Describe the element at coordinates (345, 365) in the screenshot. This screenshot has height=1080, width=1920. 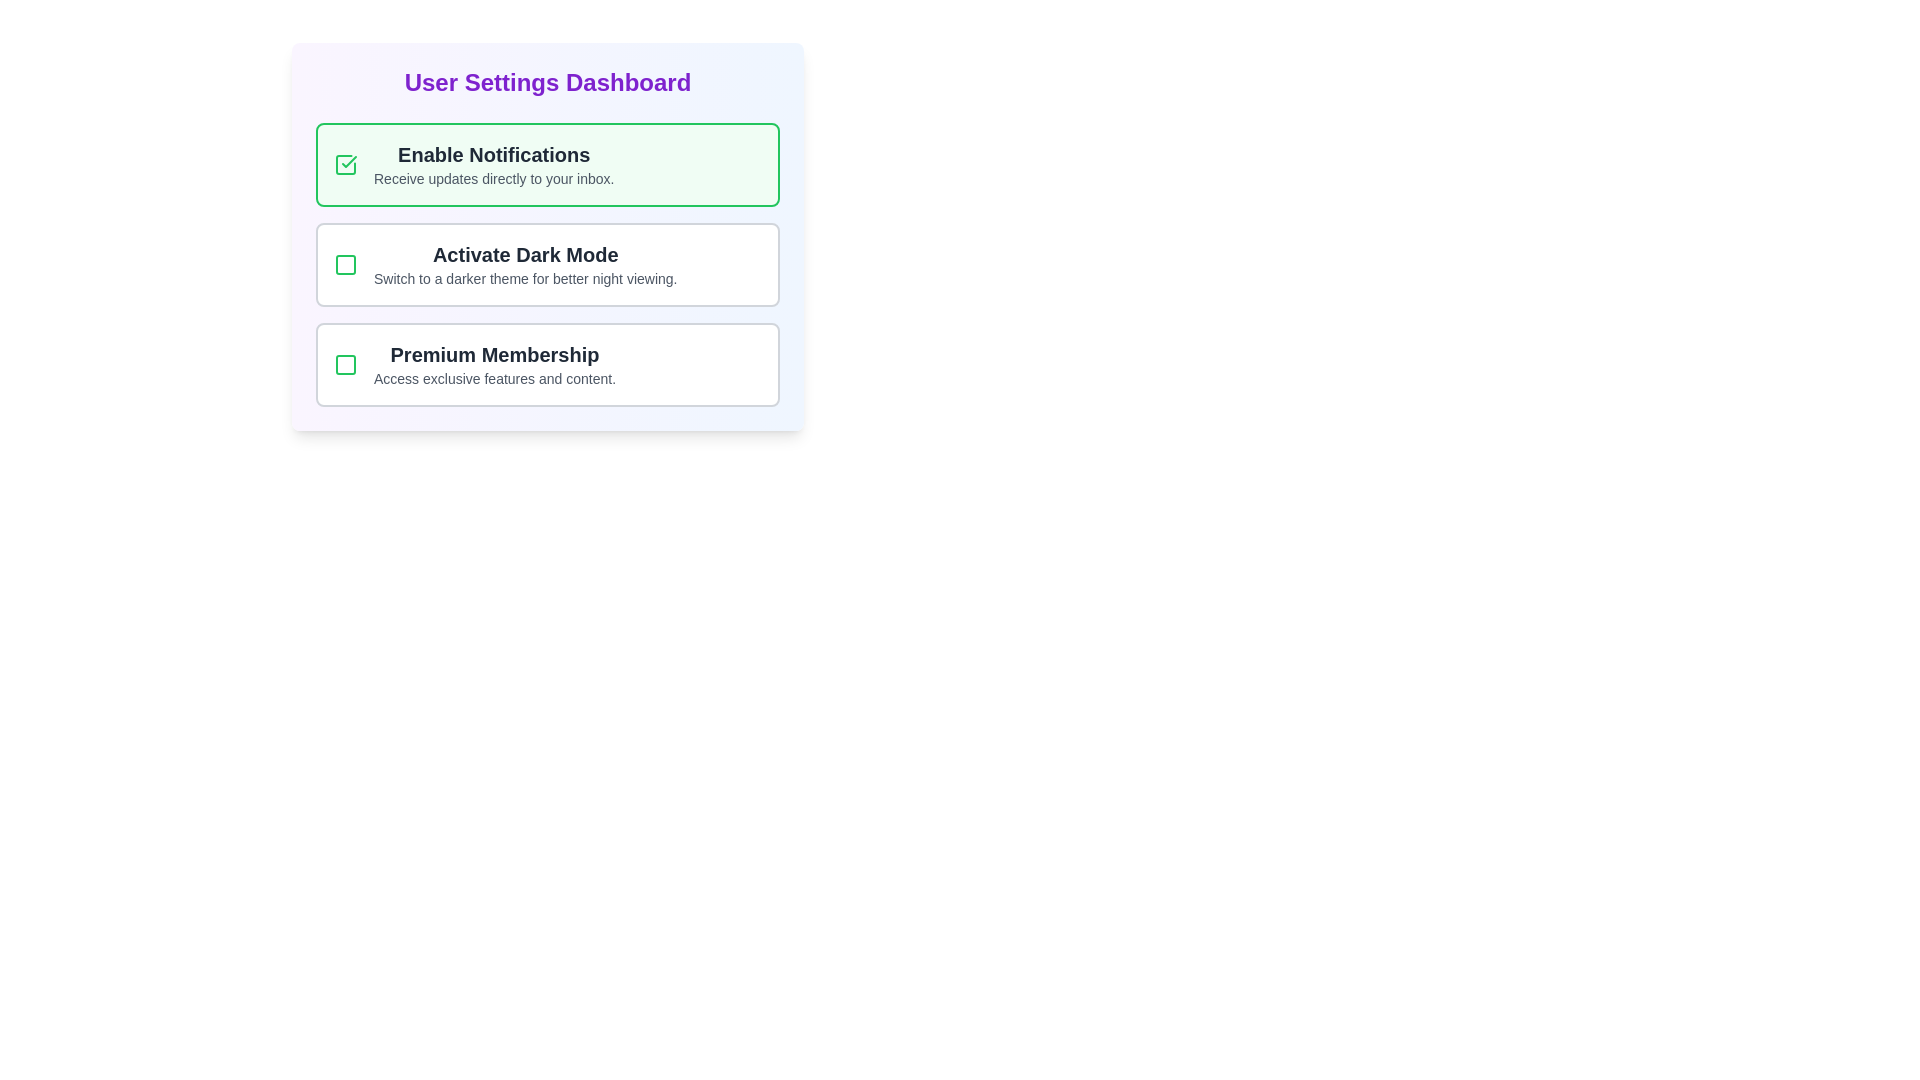
I see `the inner rectangular shape inside the square icon associated with the 'Premium Membership' row, positioned in the third row of the interface` at that location.